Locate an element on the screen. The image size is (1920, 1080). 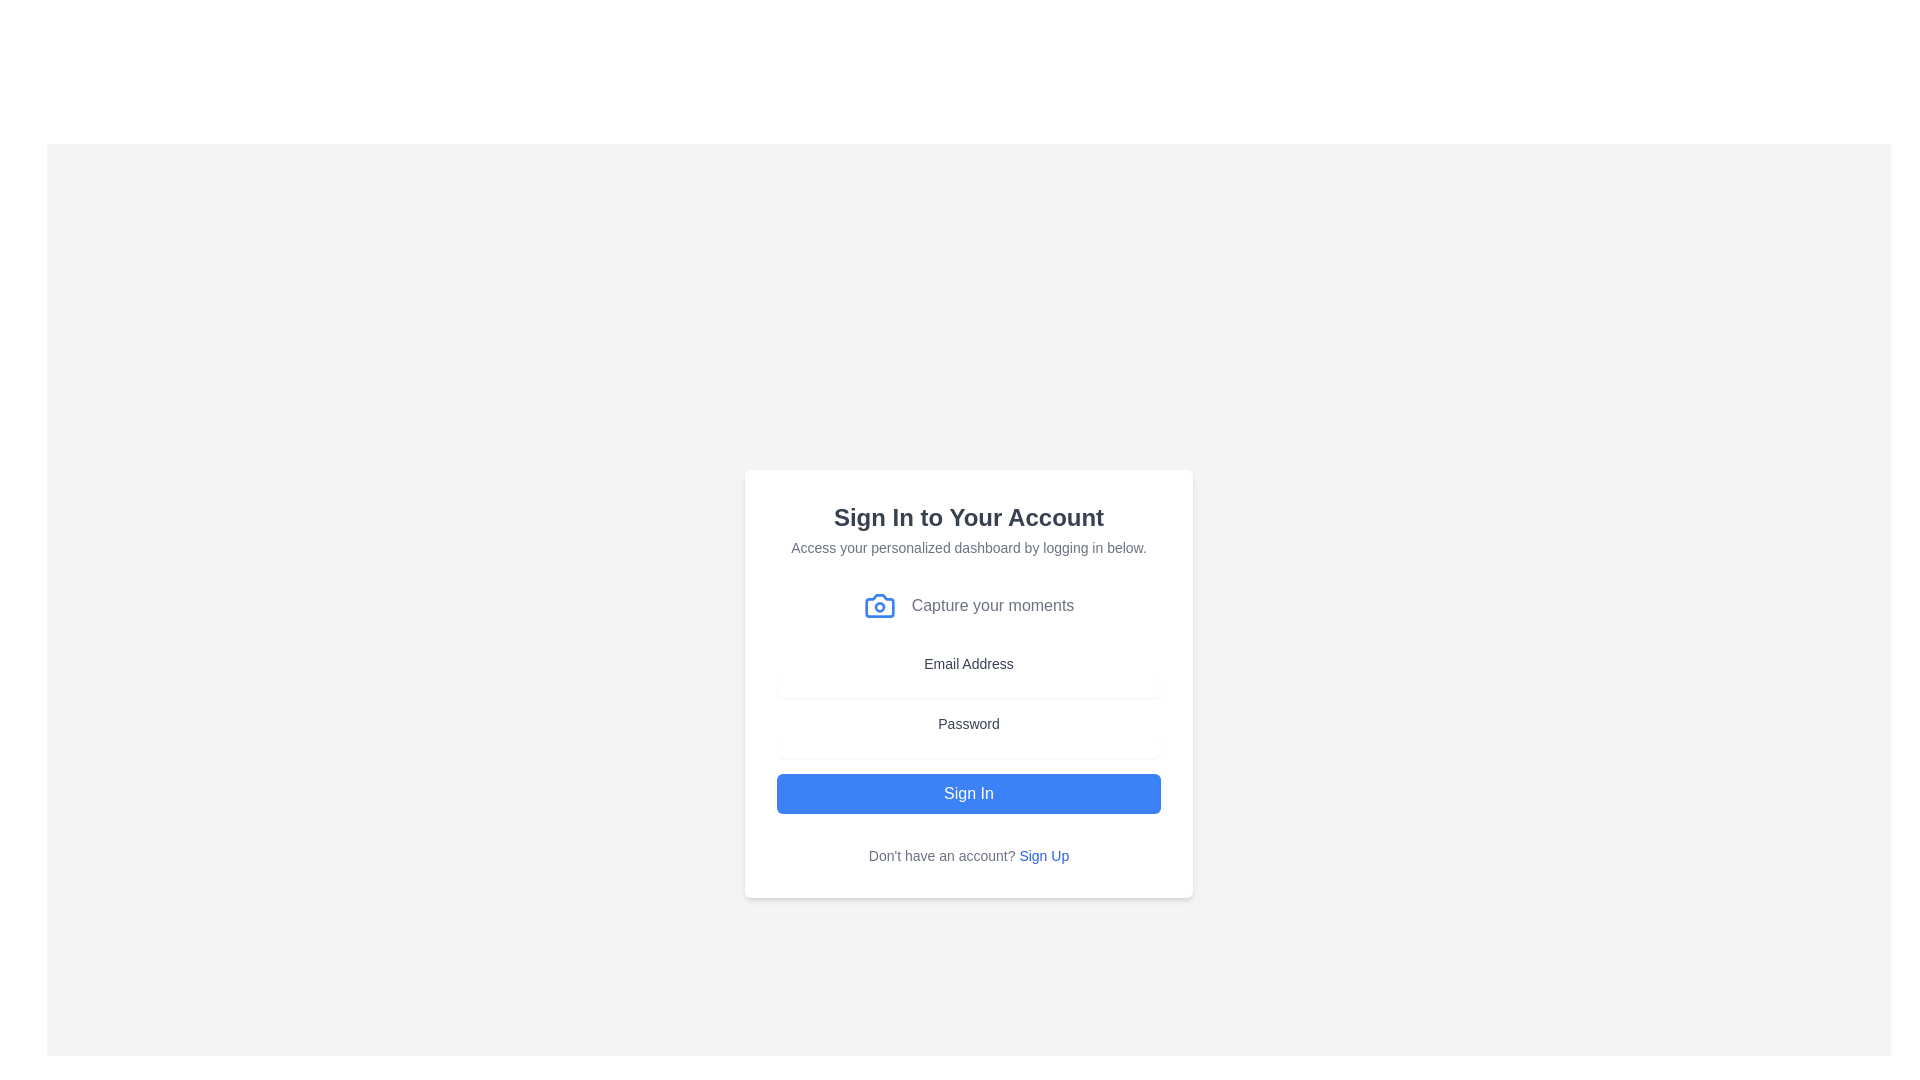
the email input field by tabbing to it, which is located directly below the 'Email Address' label and features a rounded rectangular shape with light gray borders is located at coordinates (969, 686).